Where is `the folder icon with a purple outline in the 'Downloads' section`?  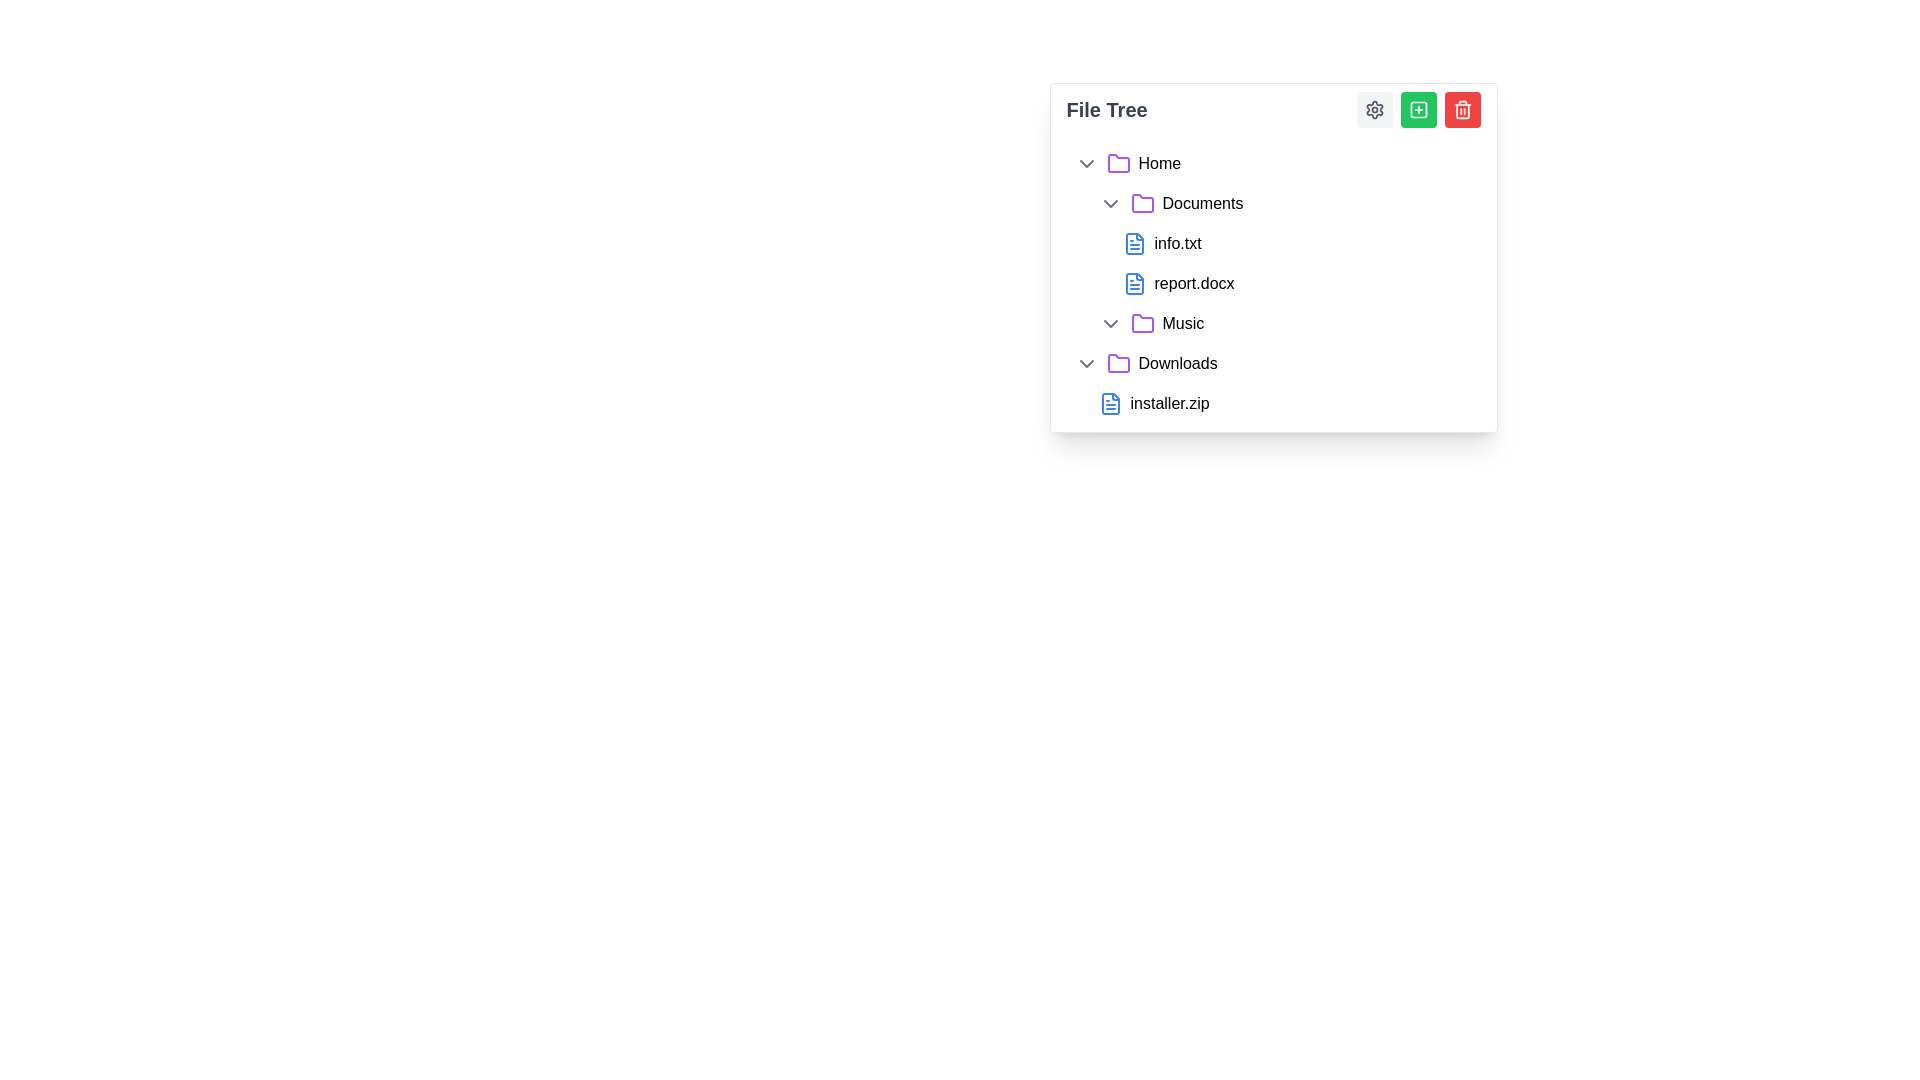 the folder icon with a purple outline in the 'Downloads' section is located at coordinates (1117, 363).